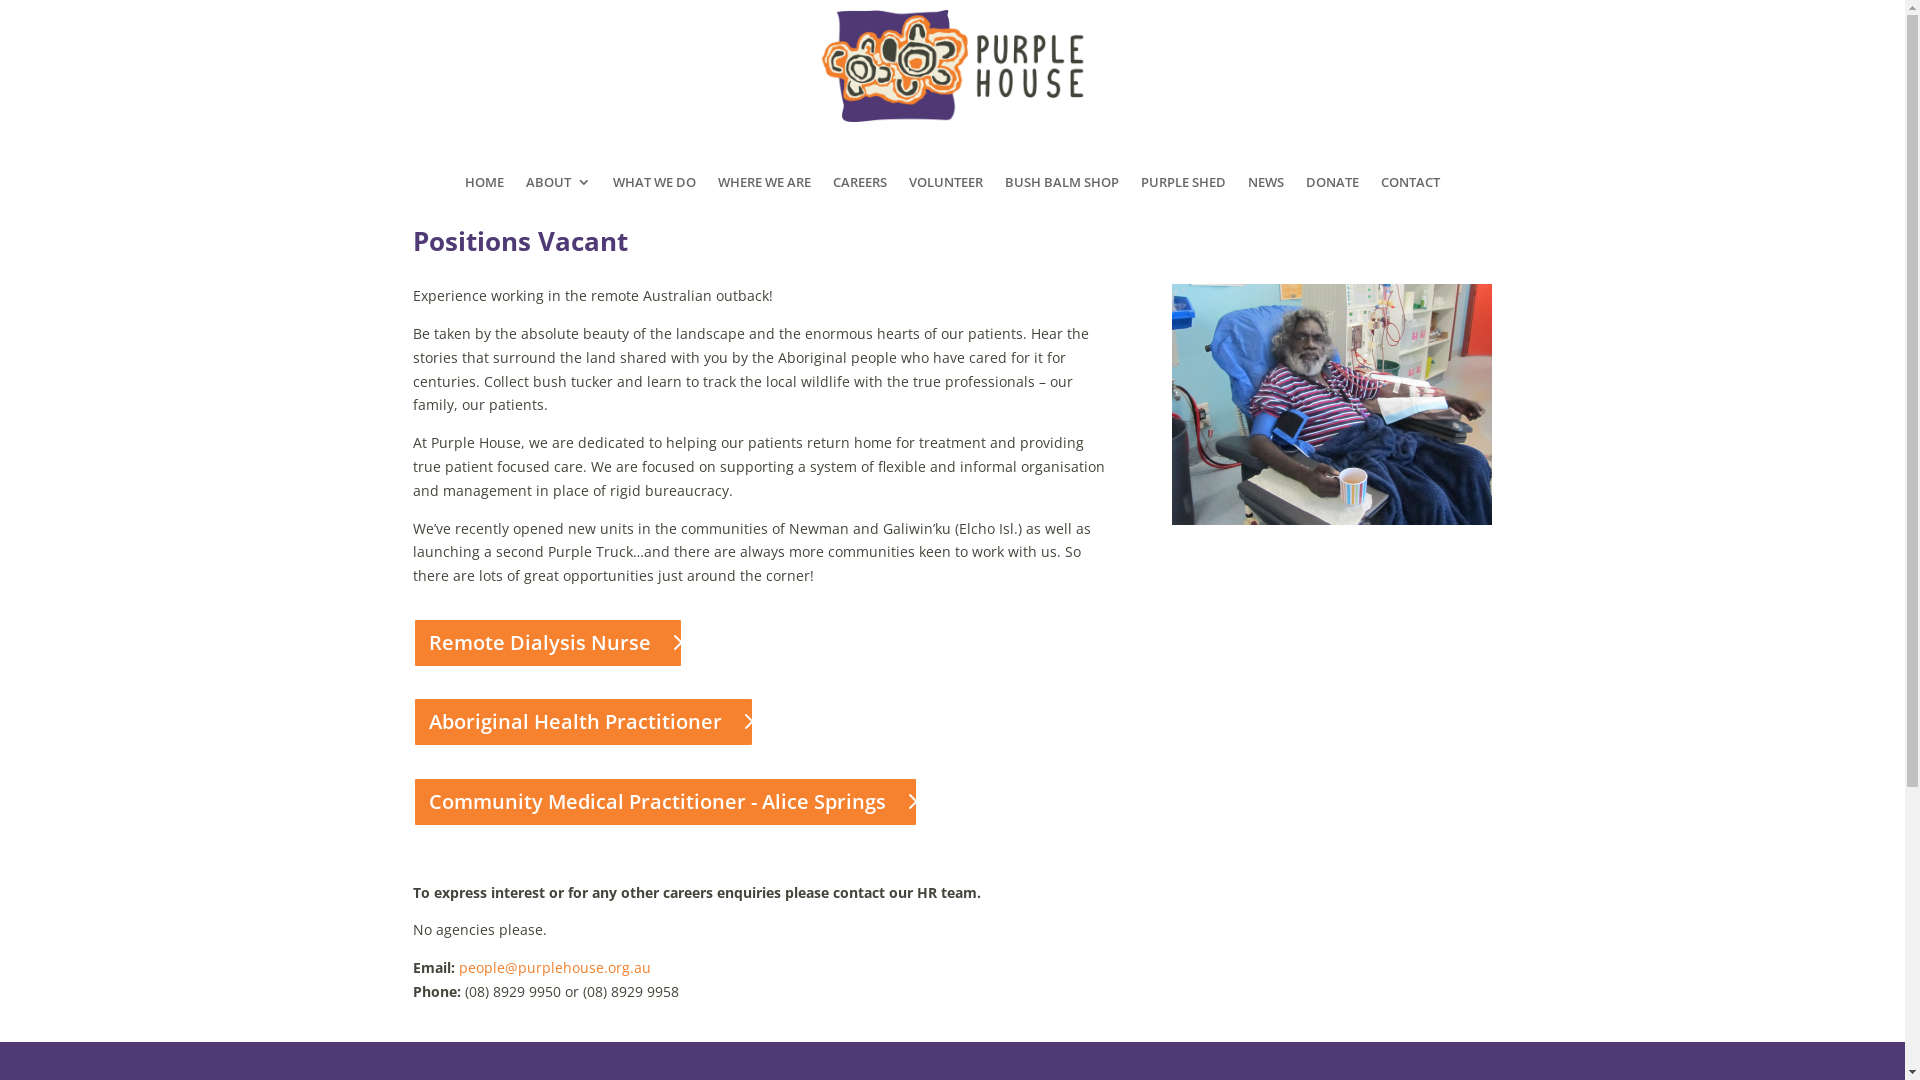 The image size is (1920, 1080). What do you see at coordinates (553, 966) in the screenshot?
I see `'people@purplehouse.org.au'` at bounding box center [553, 966].